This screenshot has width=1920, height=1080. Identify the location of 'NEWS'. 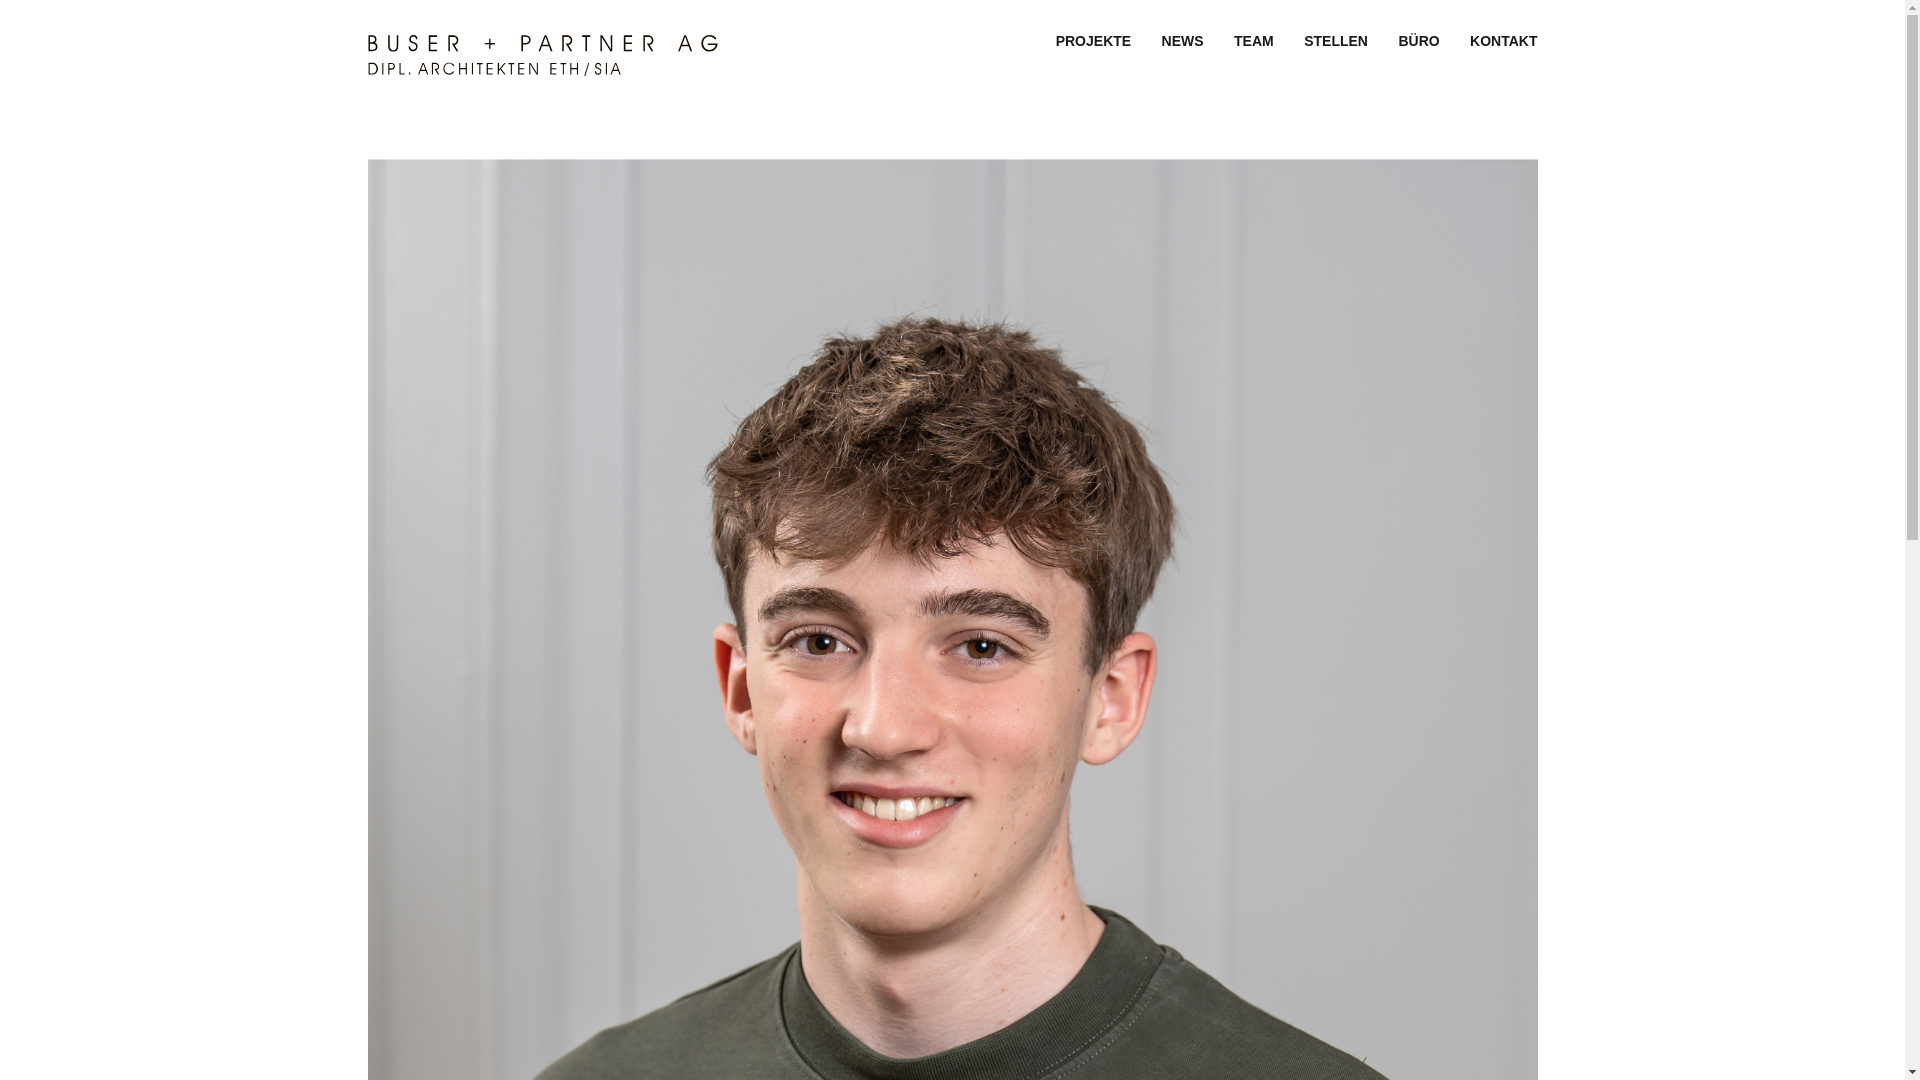
(1148, 41).